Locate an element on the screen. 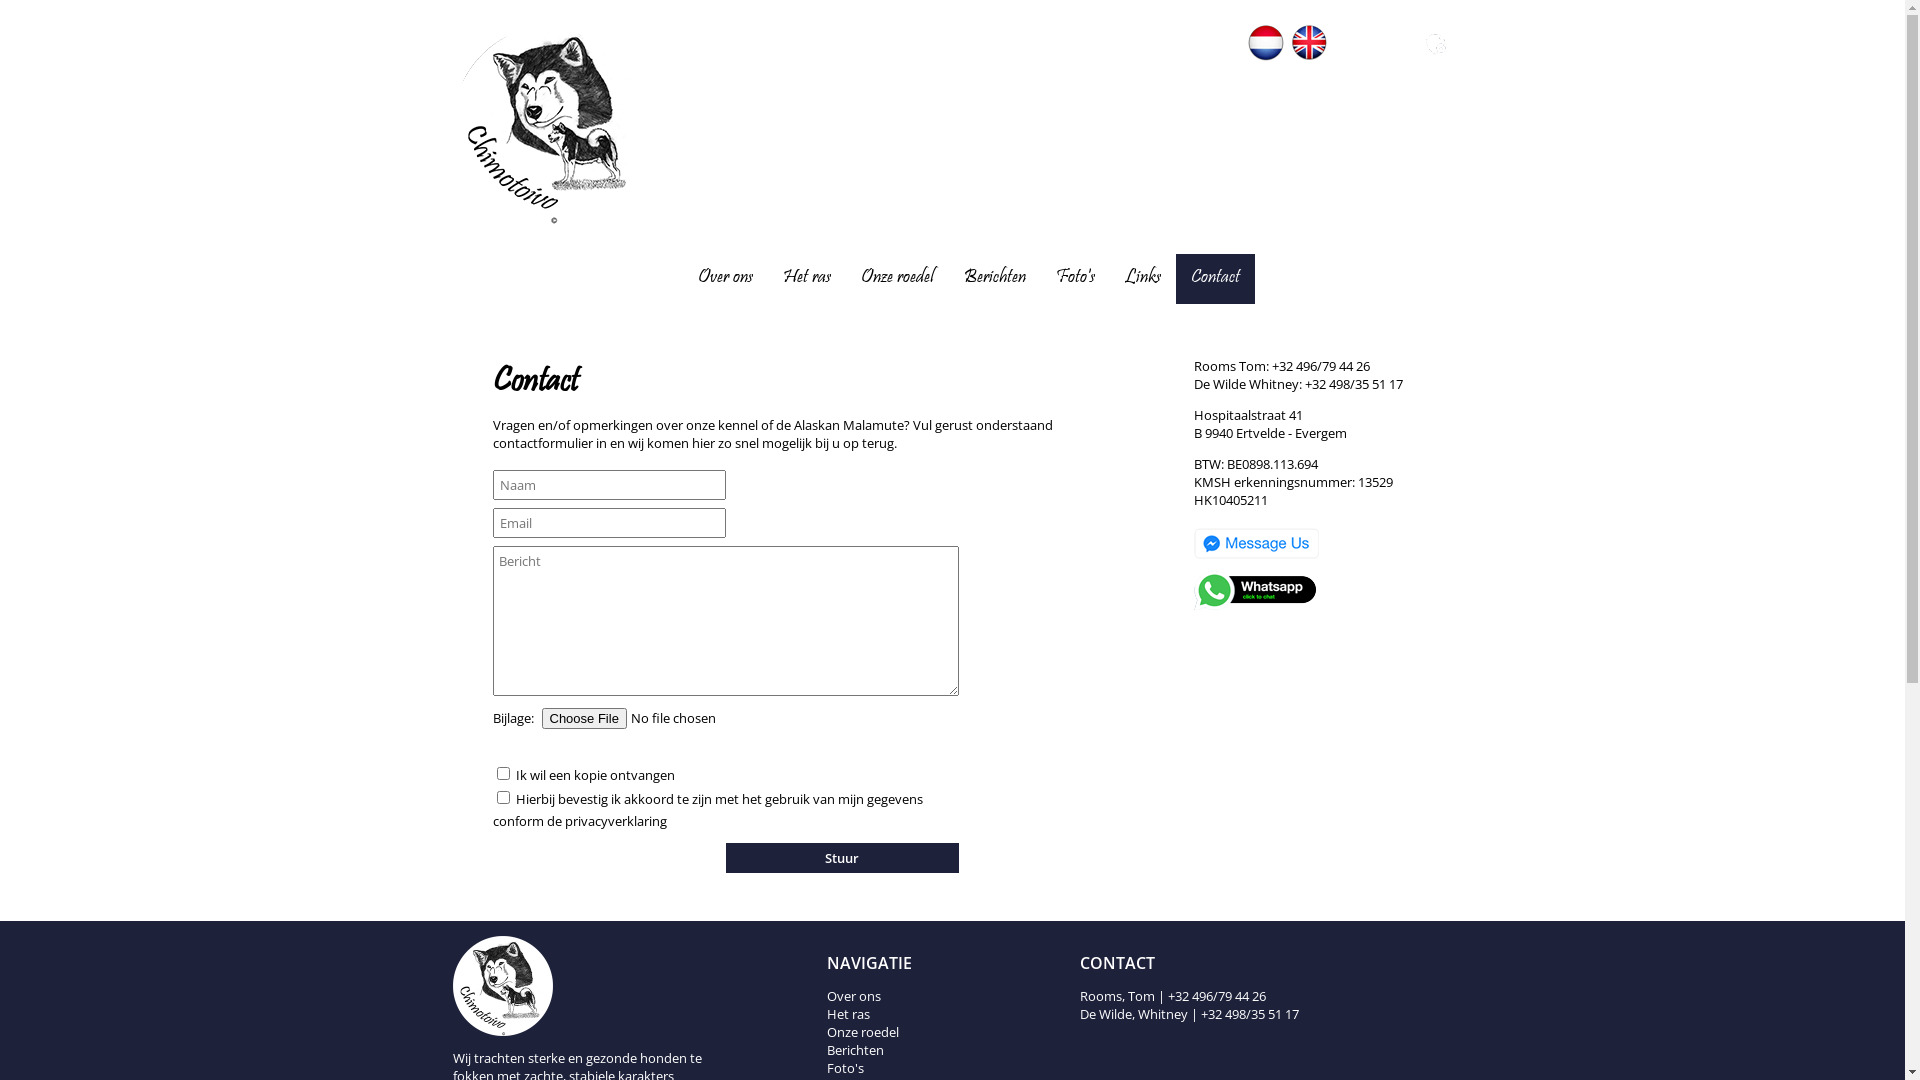 The image size is (1920, 1080). 'Het ras' is located at coordinates (806, 278).